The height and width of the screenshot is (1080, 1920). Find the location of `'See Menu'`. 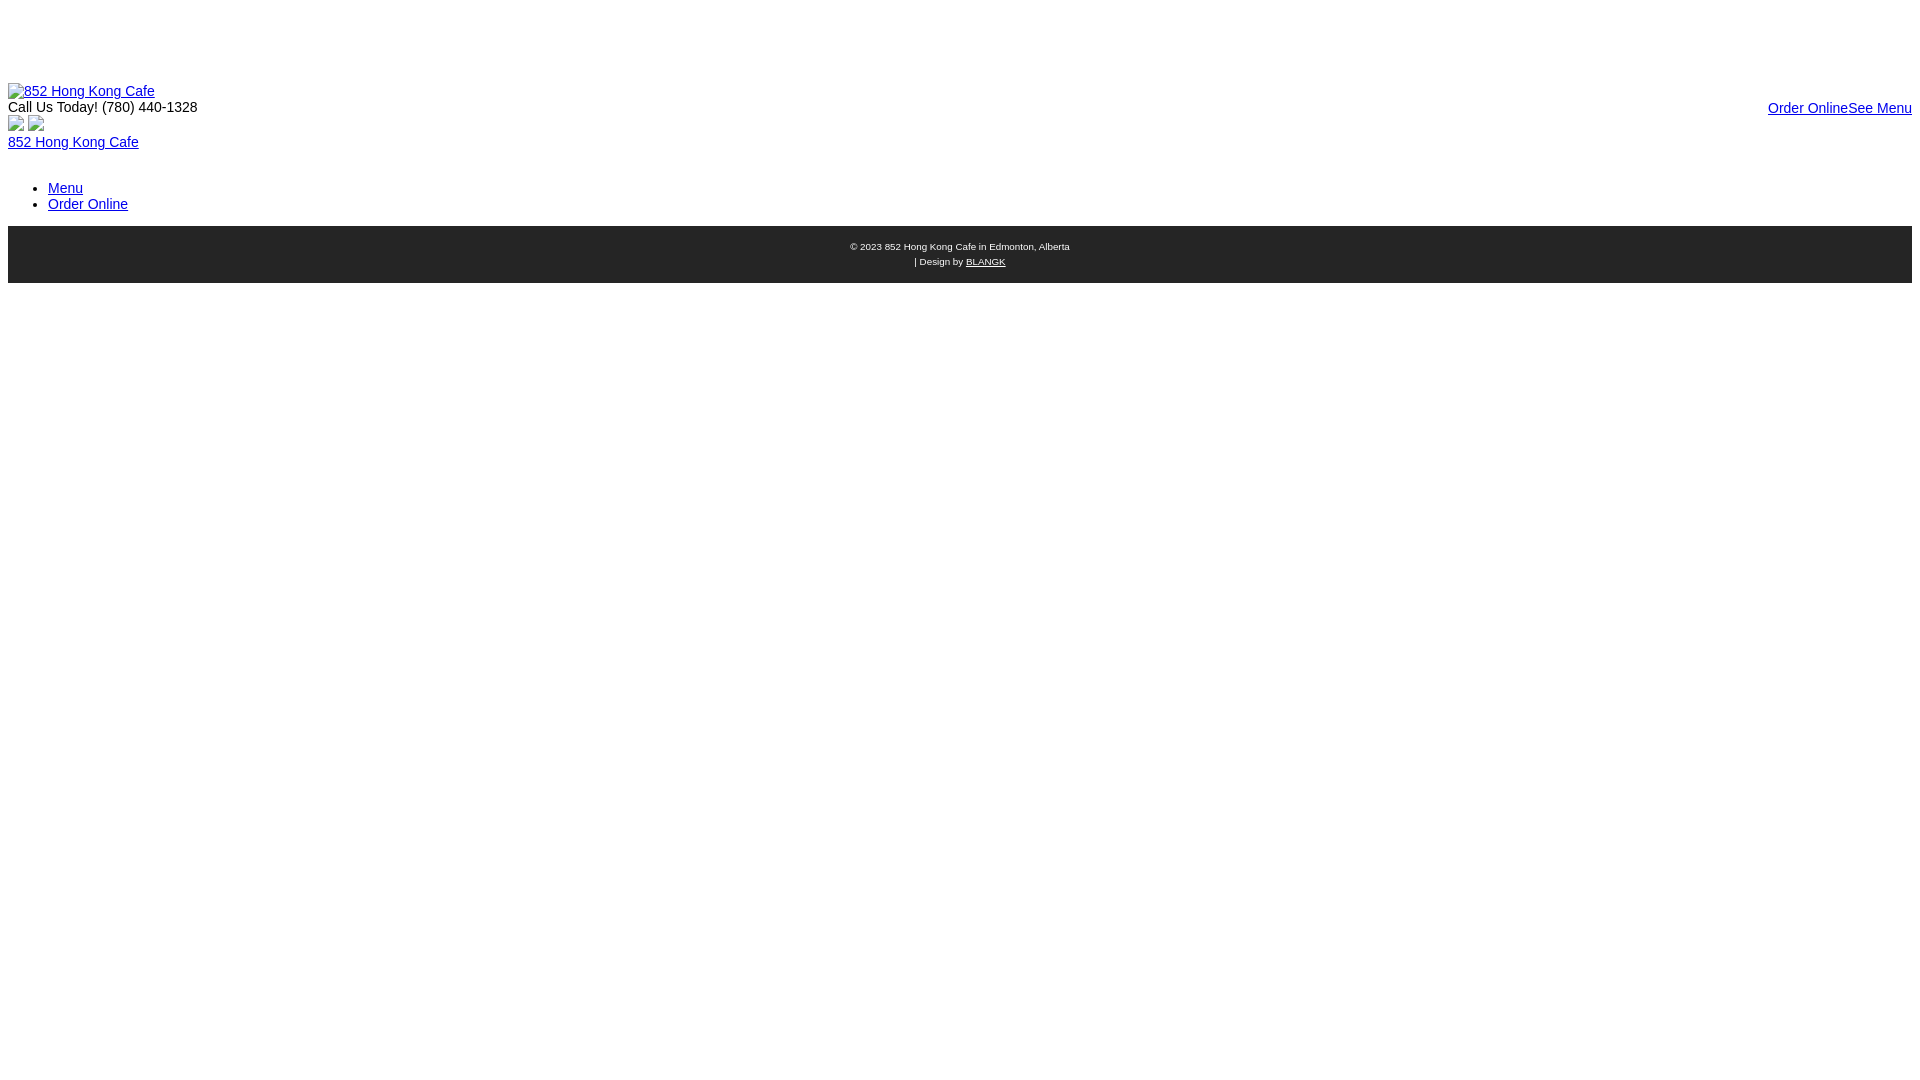

'See Menu' is located at coordinates (1847, 108).